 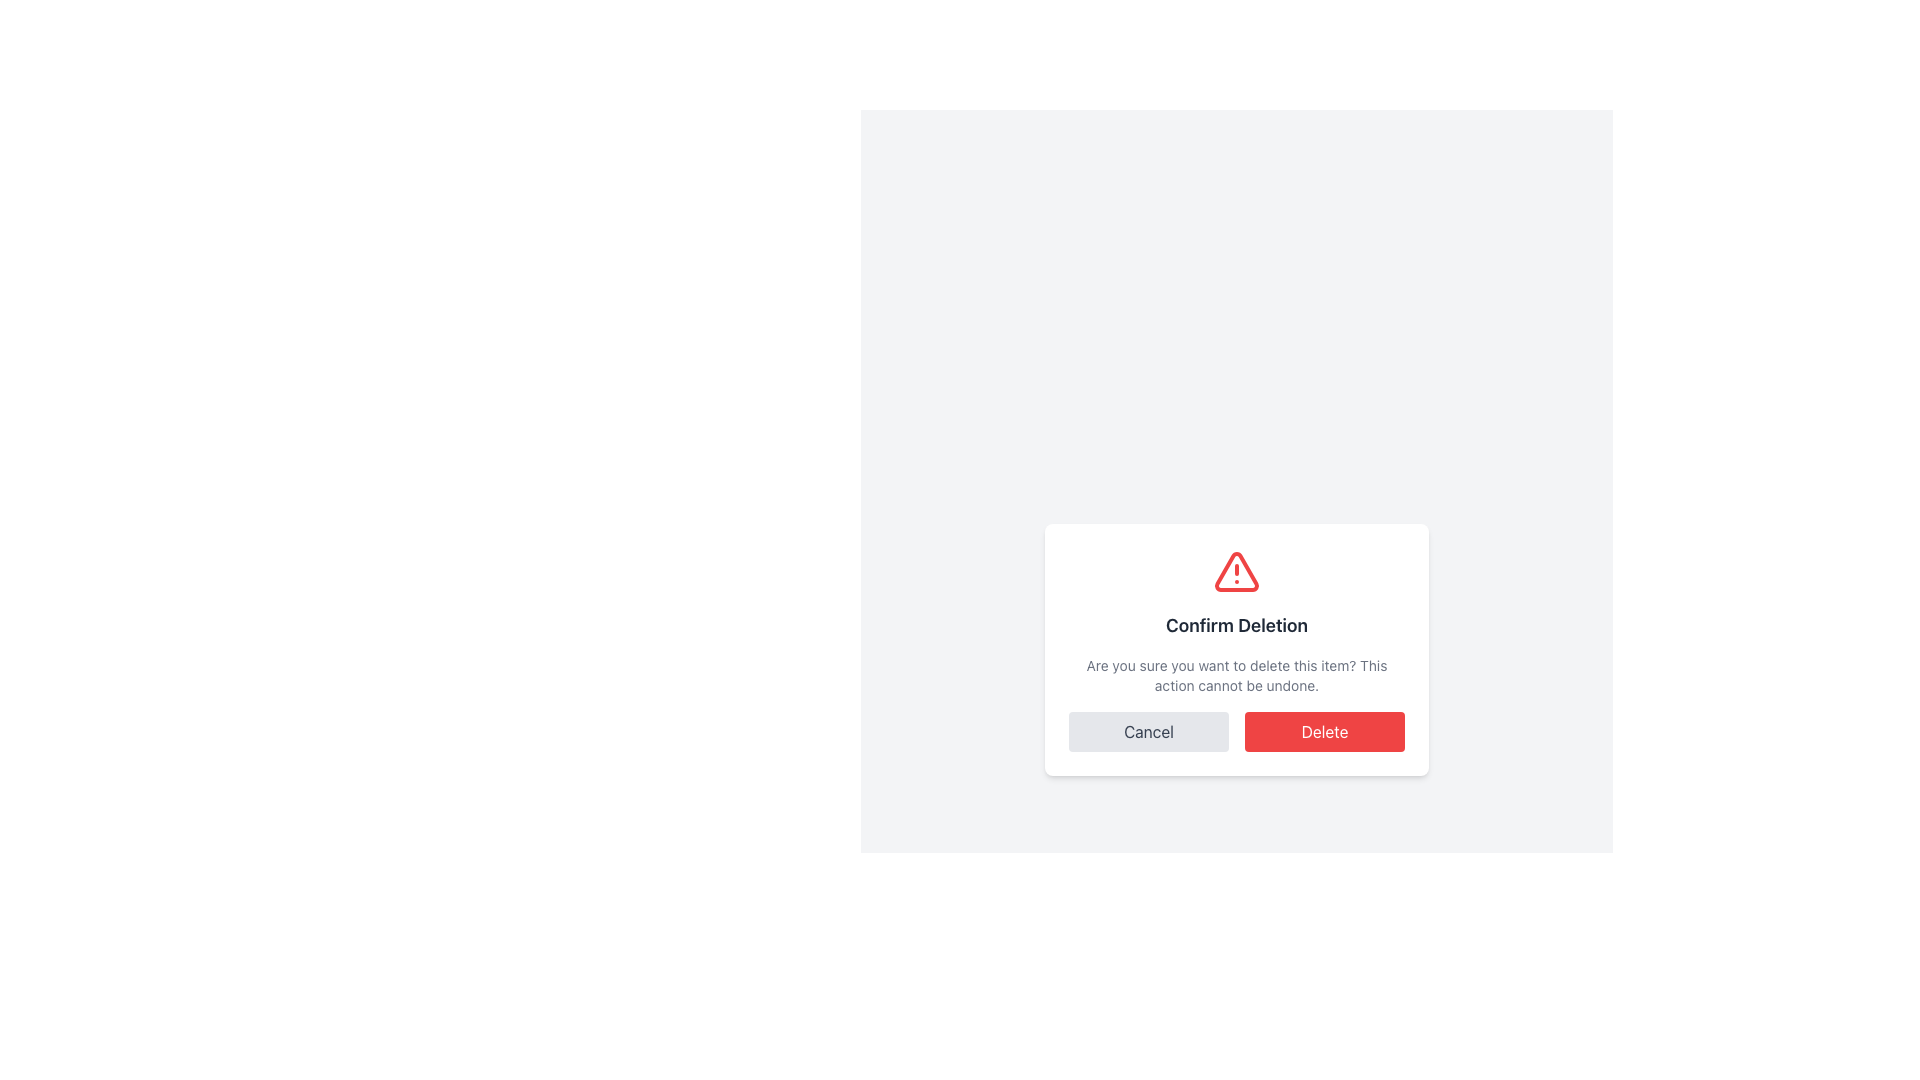 What do you see at coordinates (1236, 571) in the screenshot?
I see `the graphical warning icon located at the top of the white rectangular modal dialog, which is centered horizontally above the 'Confirm Deletion' text` at bounding box center [1236, 571].